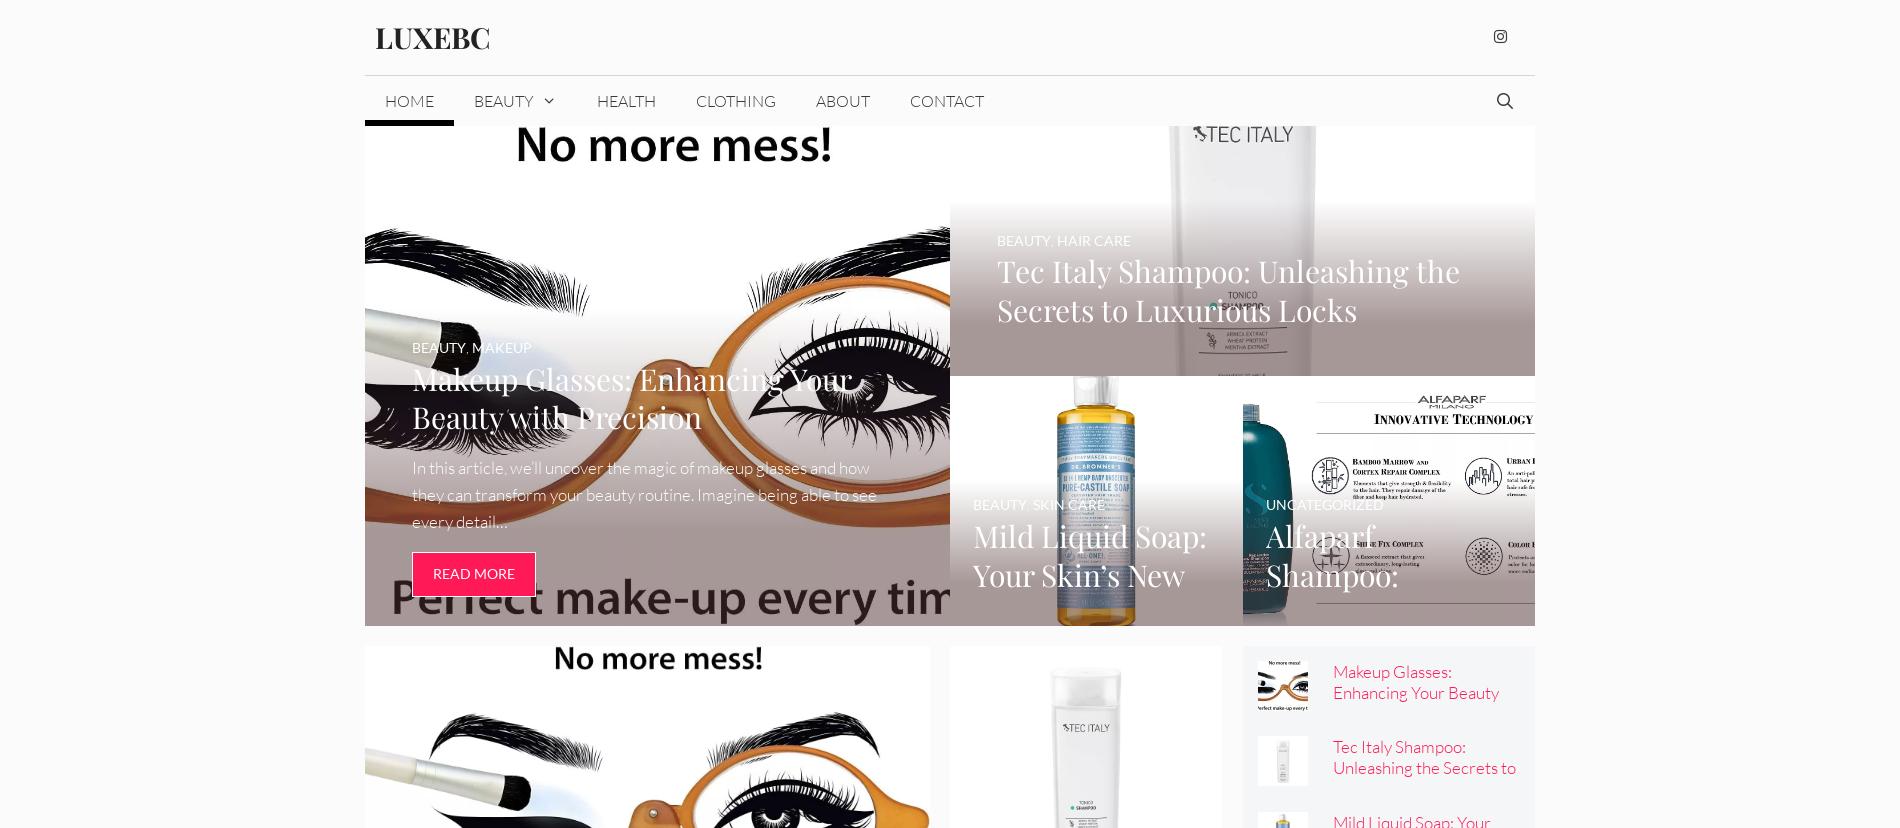 The height and width of the screenshot is (828, 1900). Describe the element at coordinates (1090, 574) in the screenshot. I see `'Mild Liquid Soap: Your Skin’s New Best Friend'` at that location.